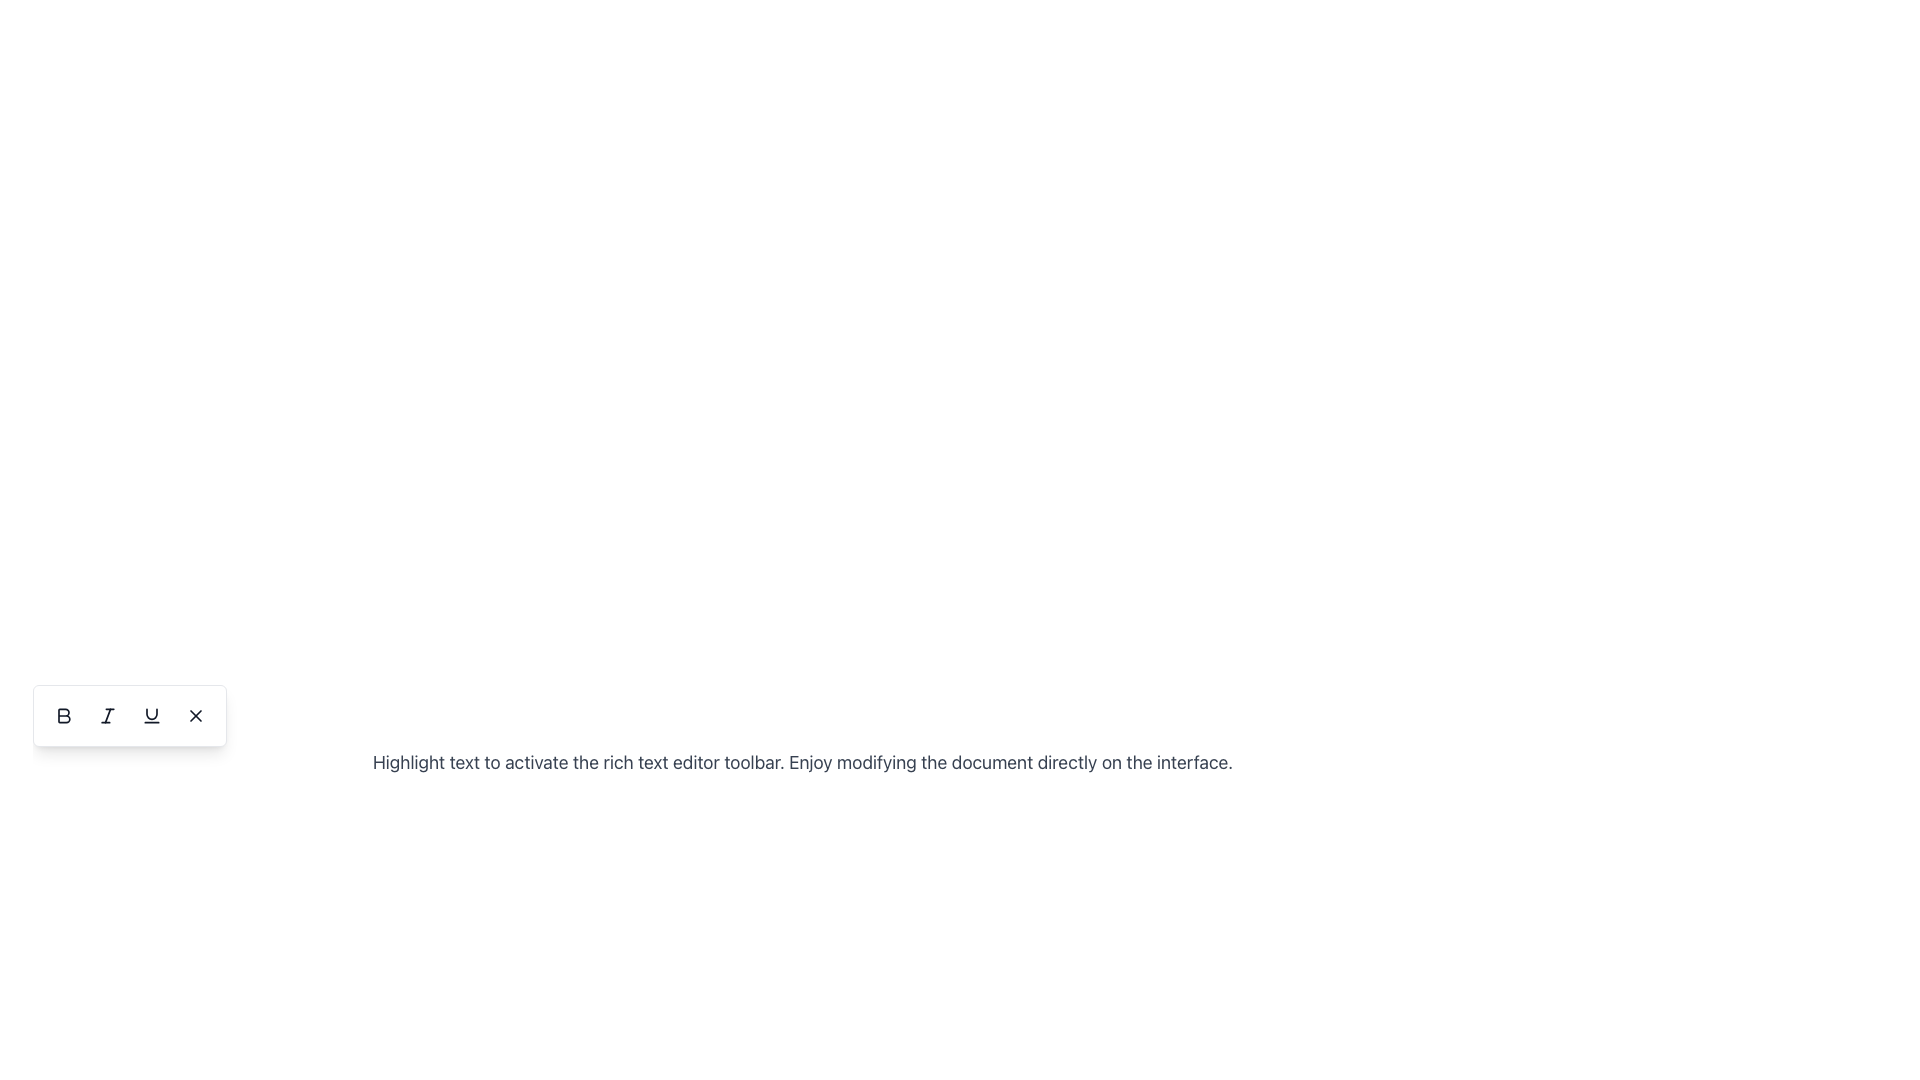  What do you see at coordinates (196, 715) in the screenshot?
I see `the close button located at the top-right of the grouped toolbar` at bounding box center [196, 715].